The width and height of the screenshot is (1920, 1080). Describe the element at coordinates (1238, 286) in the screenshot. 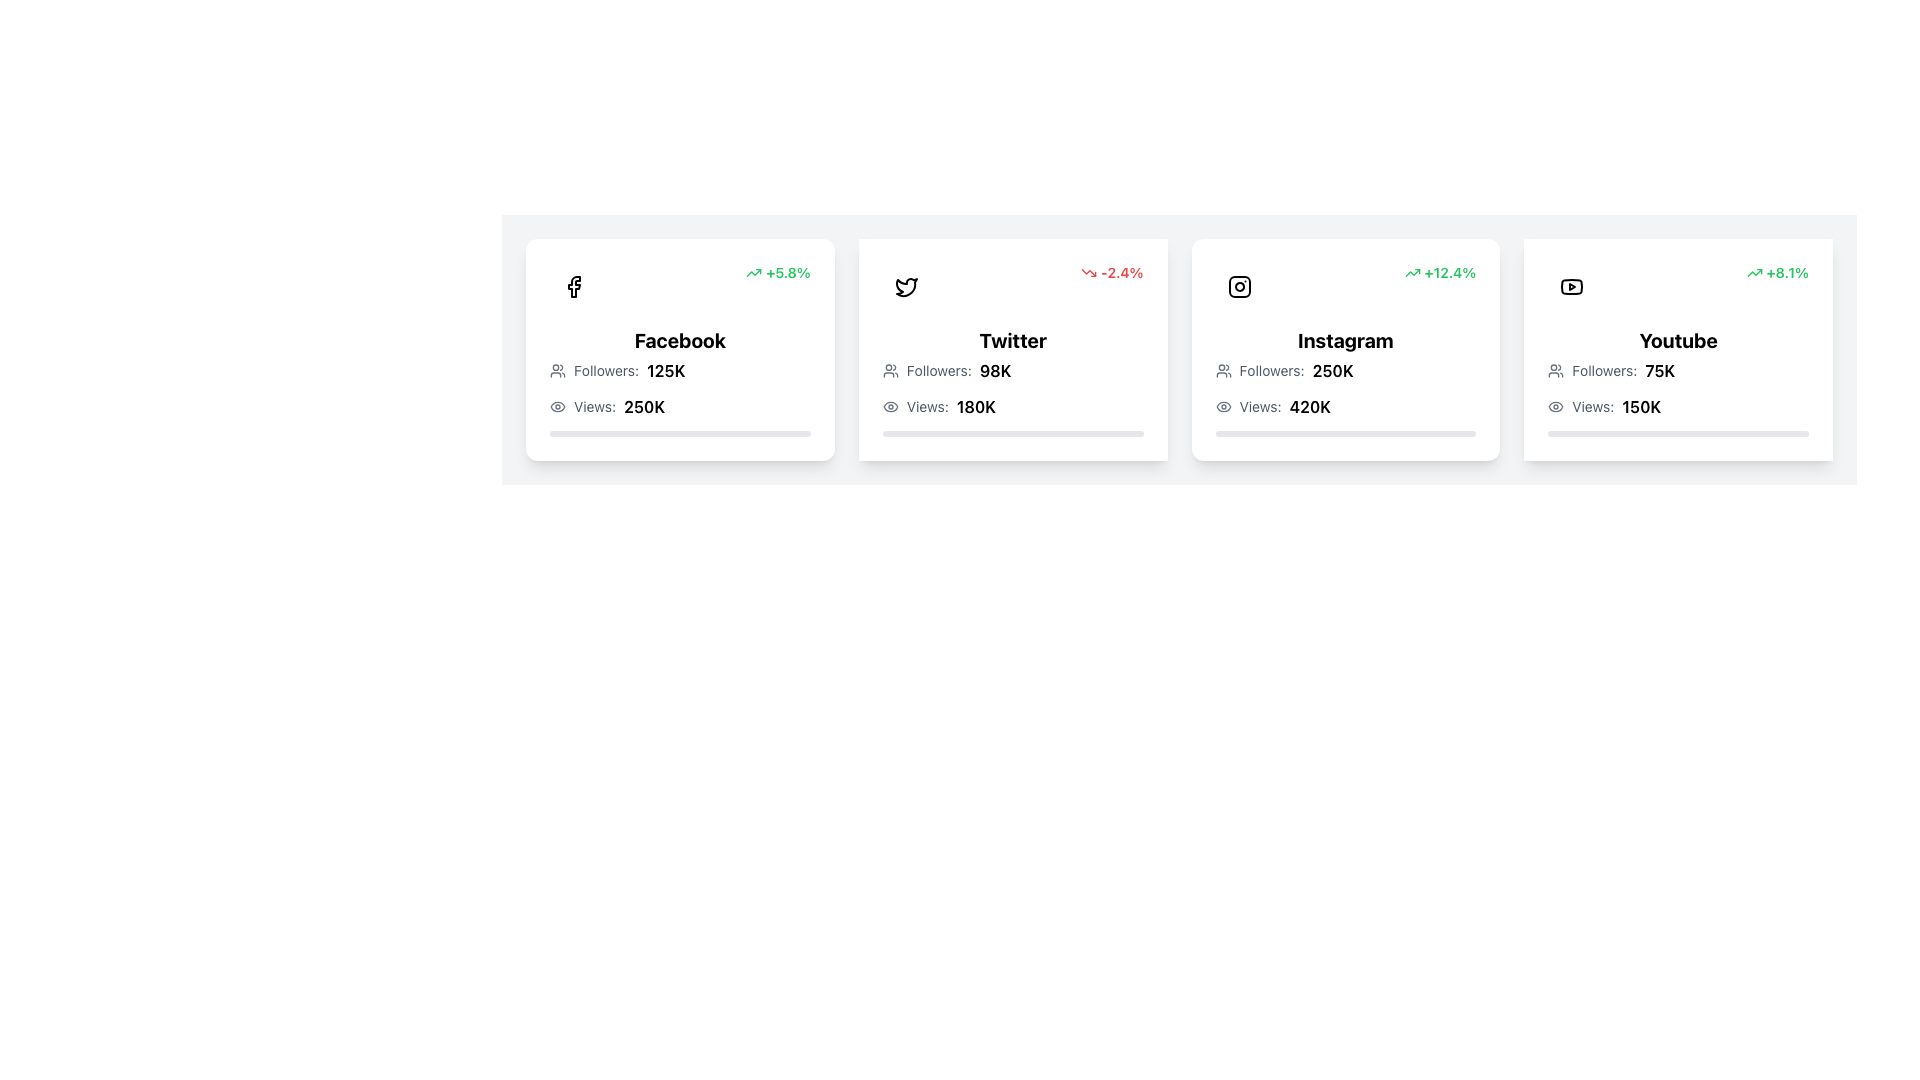

I see `the Instagram icon, which is styled with rounded edges and a camera-like shape, located within the third card labeled 'Instagram'` at that location.